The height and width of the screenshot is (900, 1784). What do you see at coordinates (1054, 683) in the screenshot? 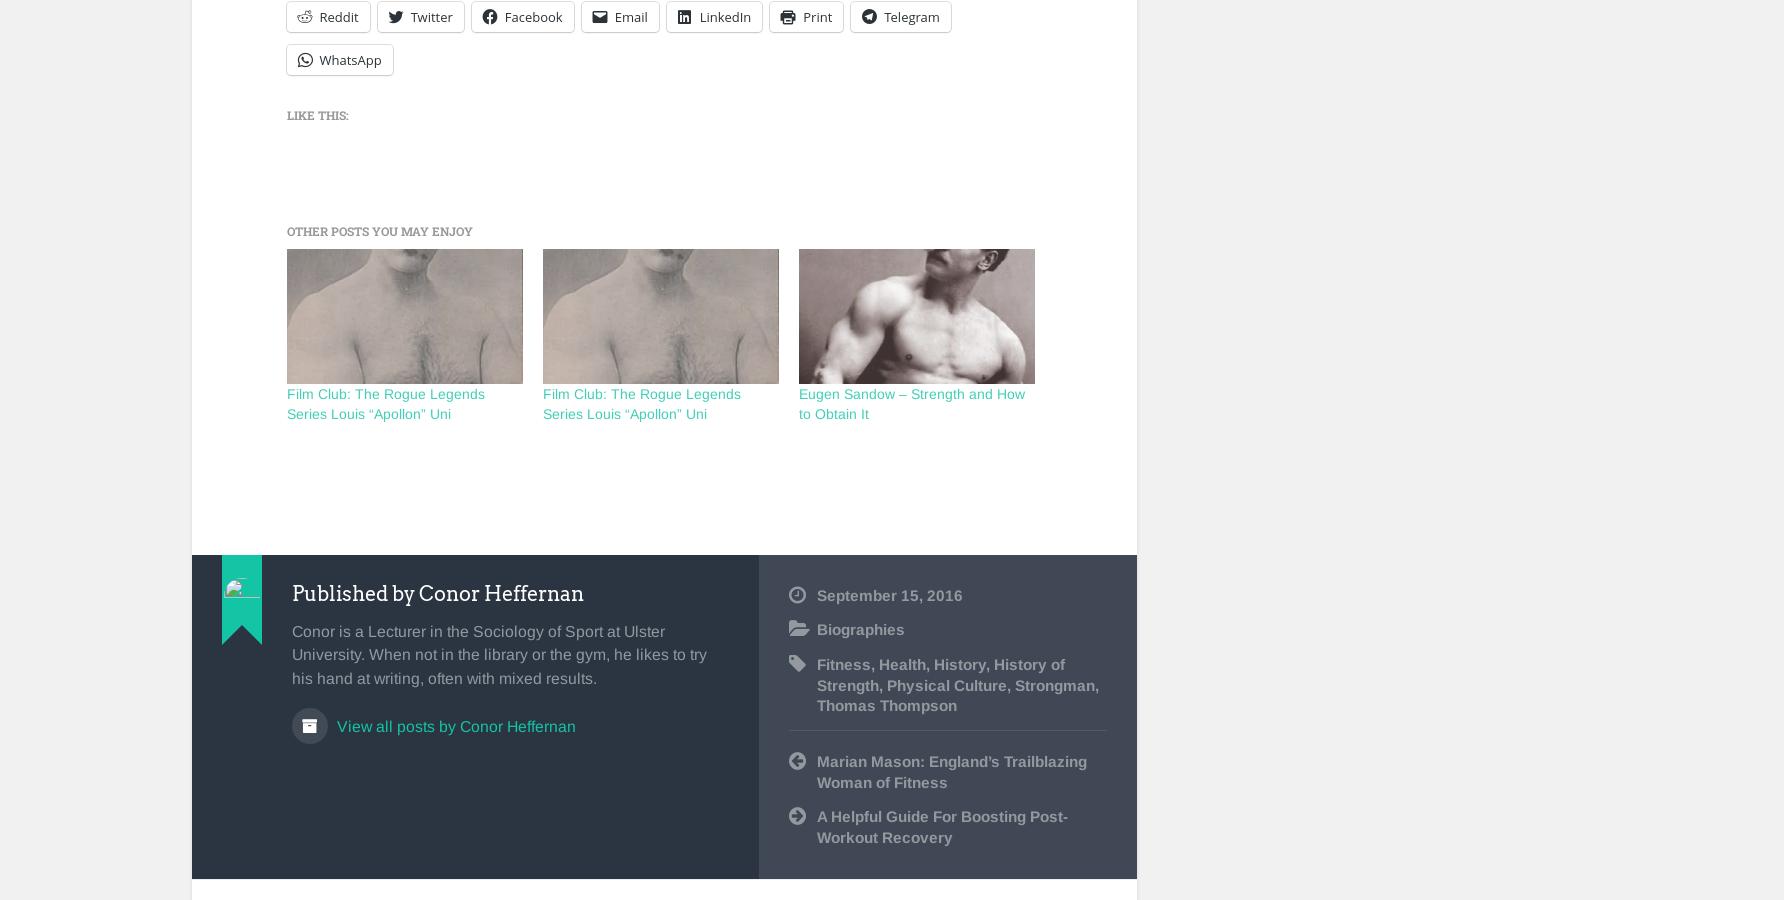
I see `'Strongman'` at bounding box center [1054, 683].